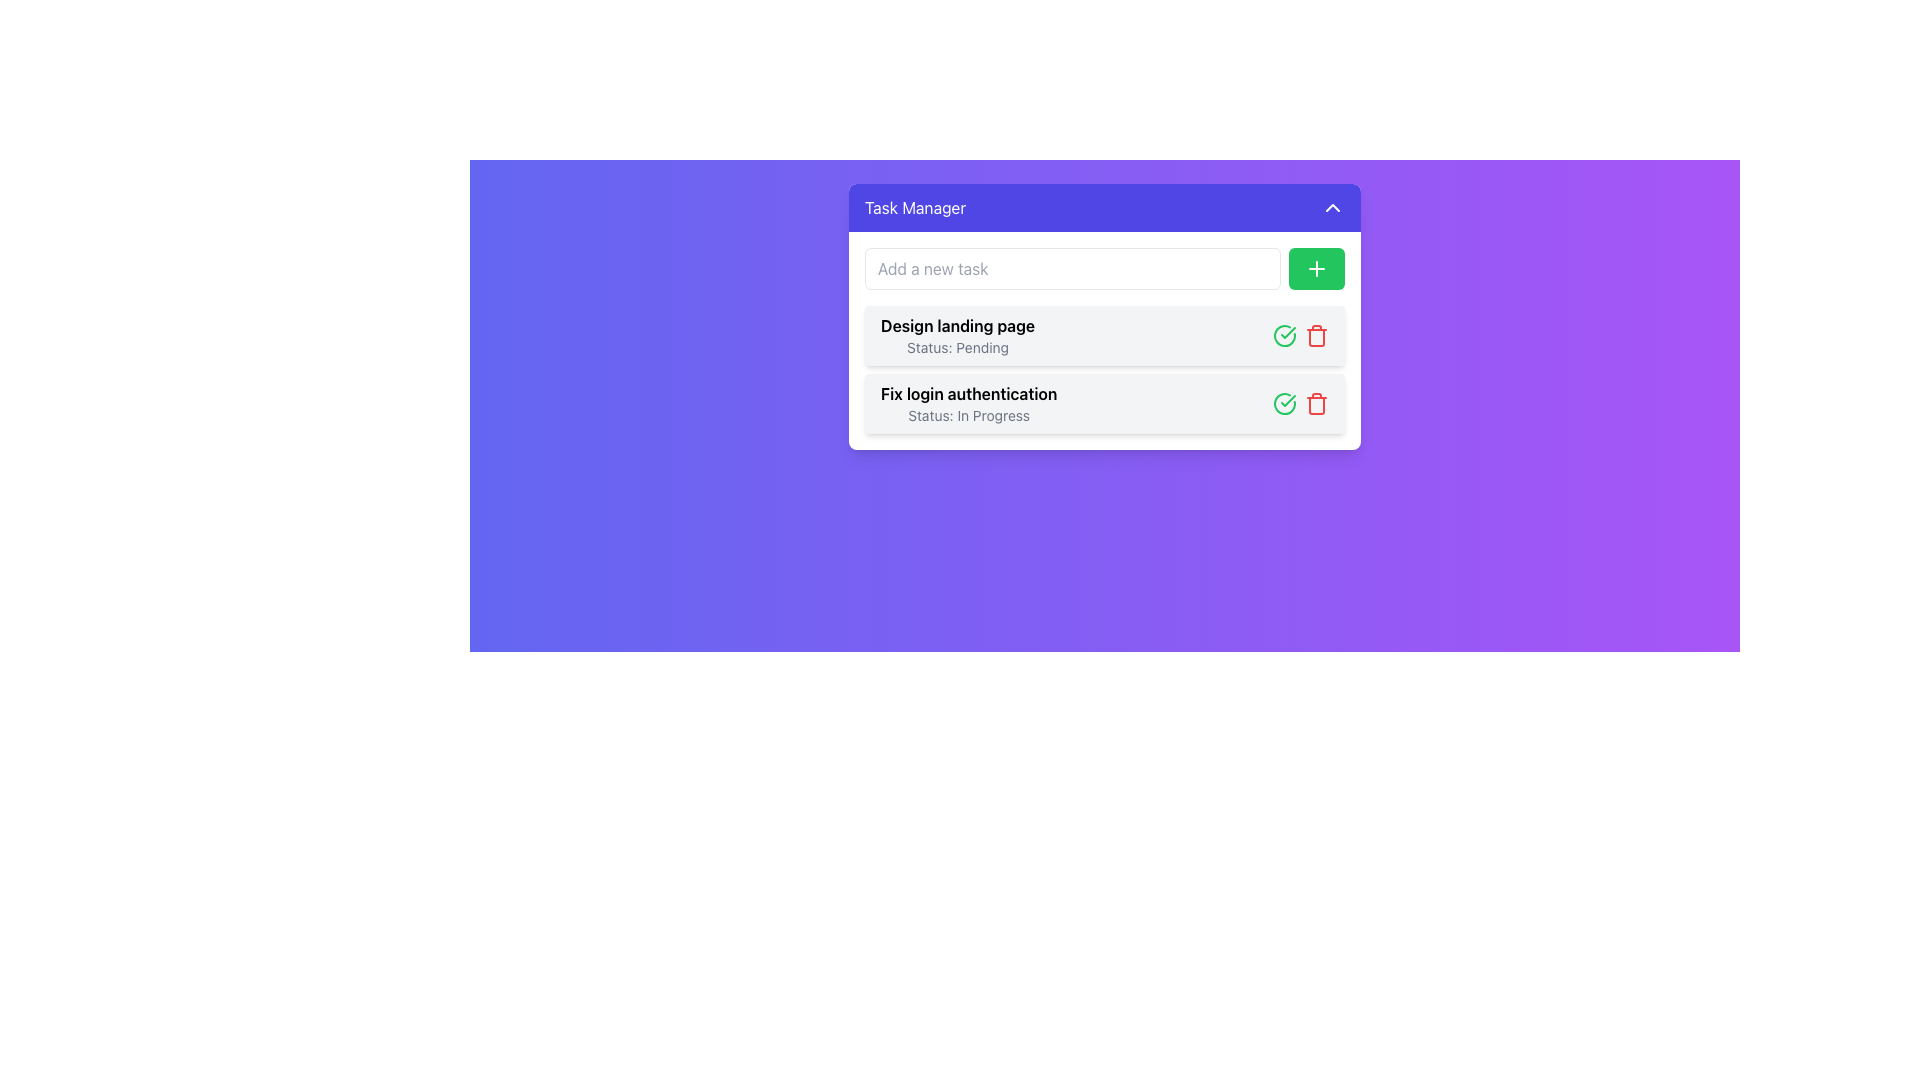  I want to click on the Text Label displaying 'Design landing page' with status 'Pending', which is the first task in the list, so click(957, 334).